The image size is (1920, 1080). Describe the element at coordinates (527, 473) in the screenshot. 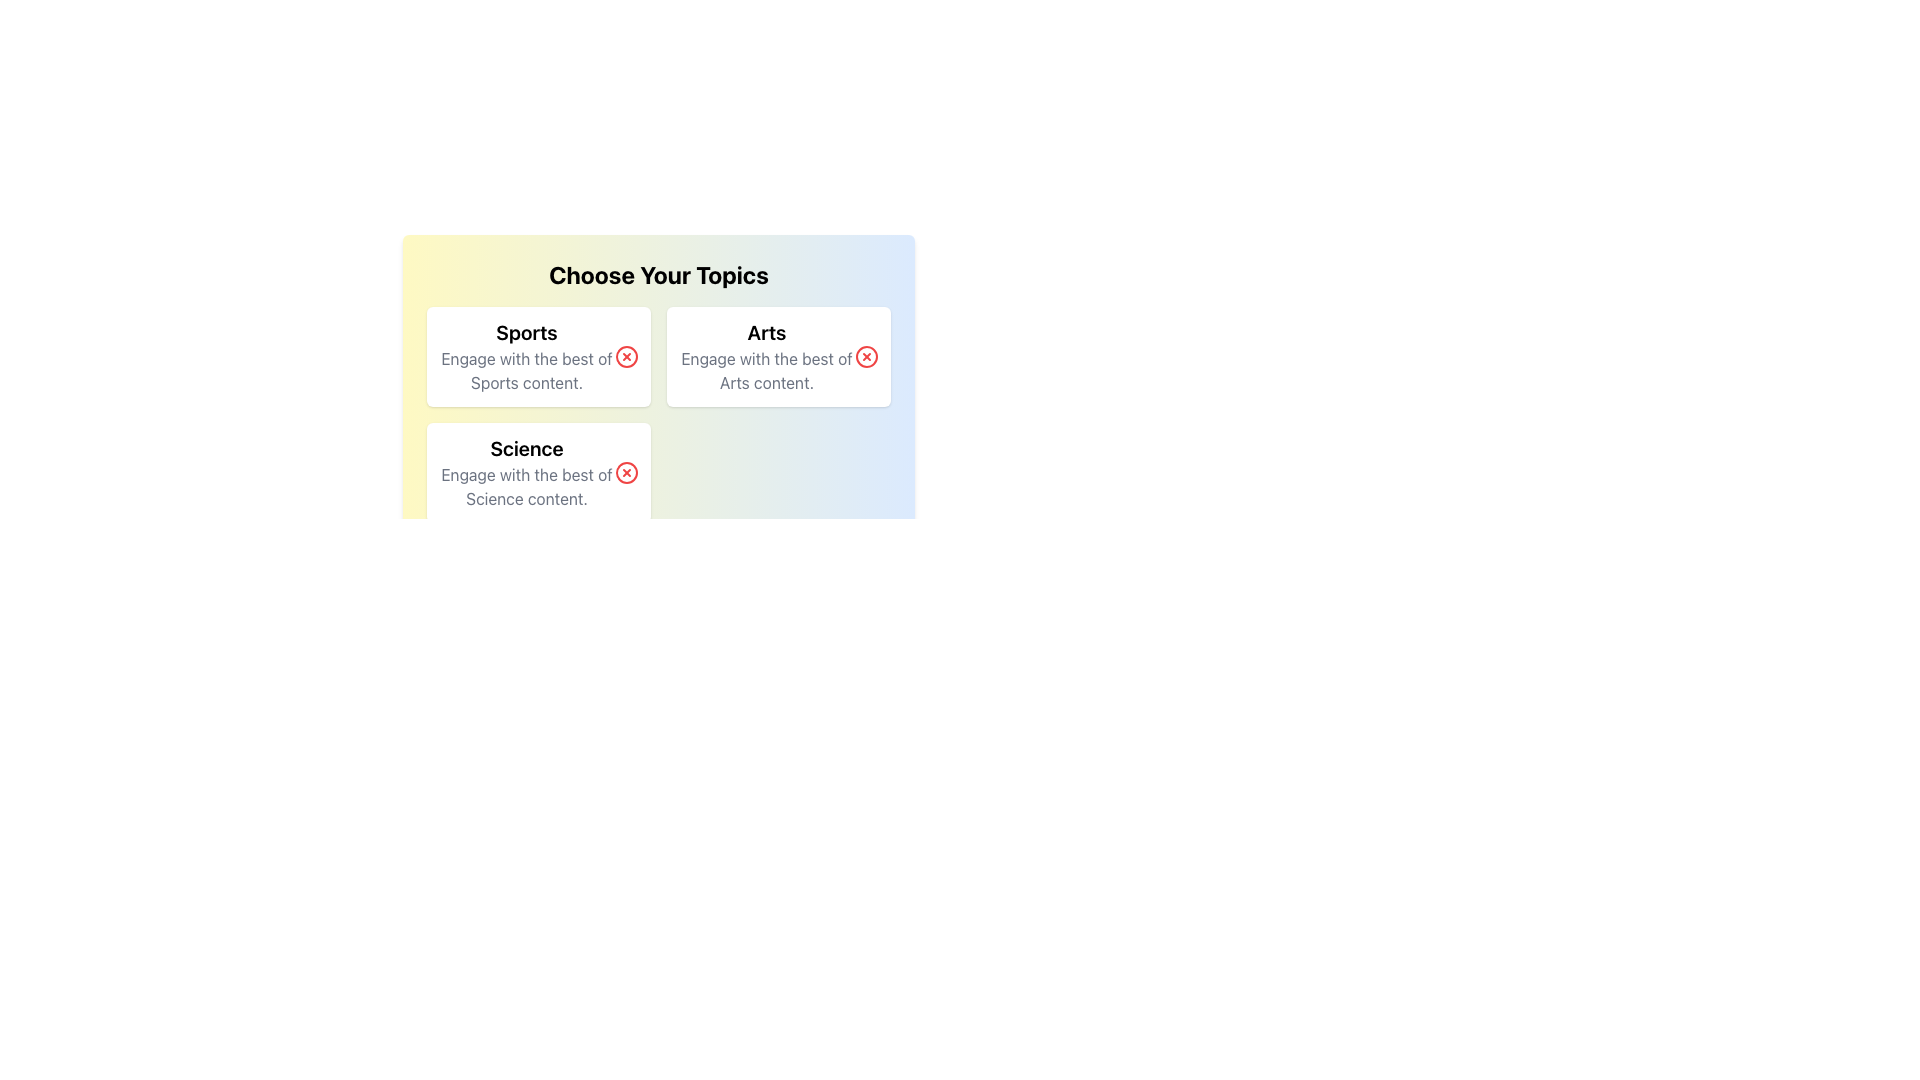

I see `the text block representing the topic 'Science' located in the bottom-left corner of the card UI component` at that location.